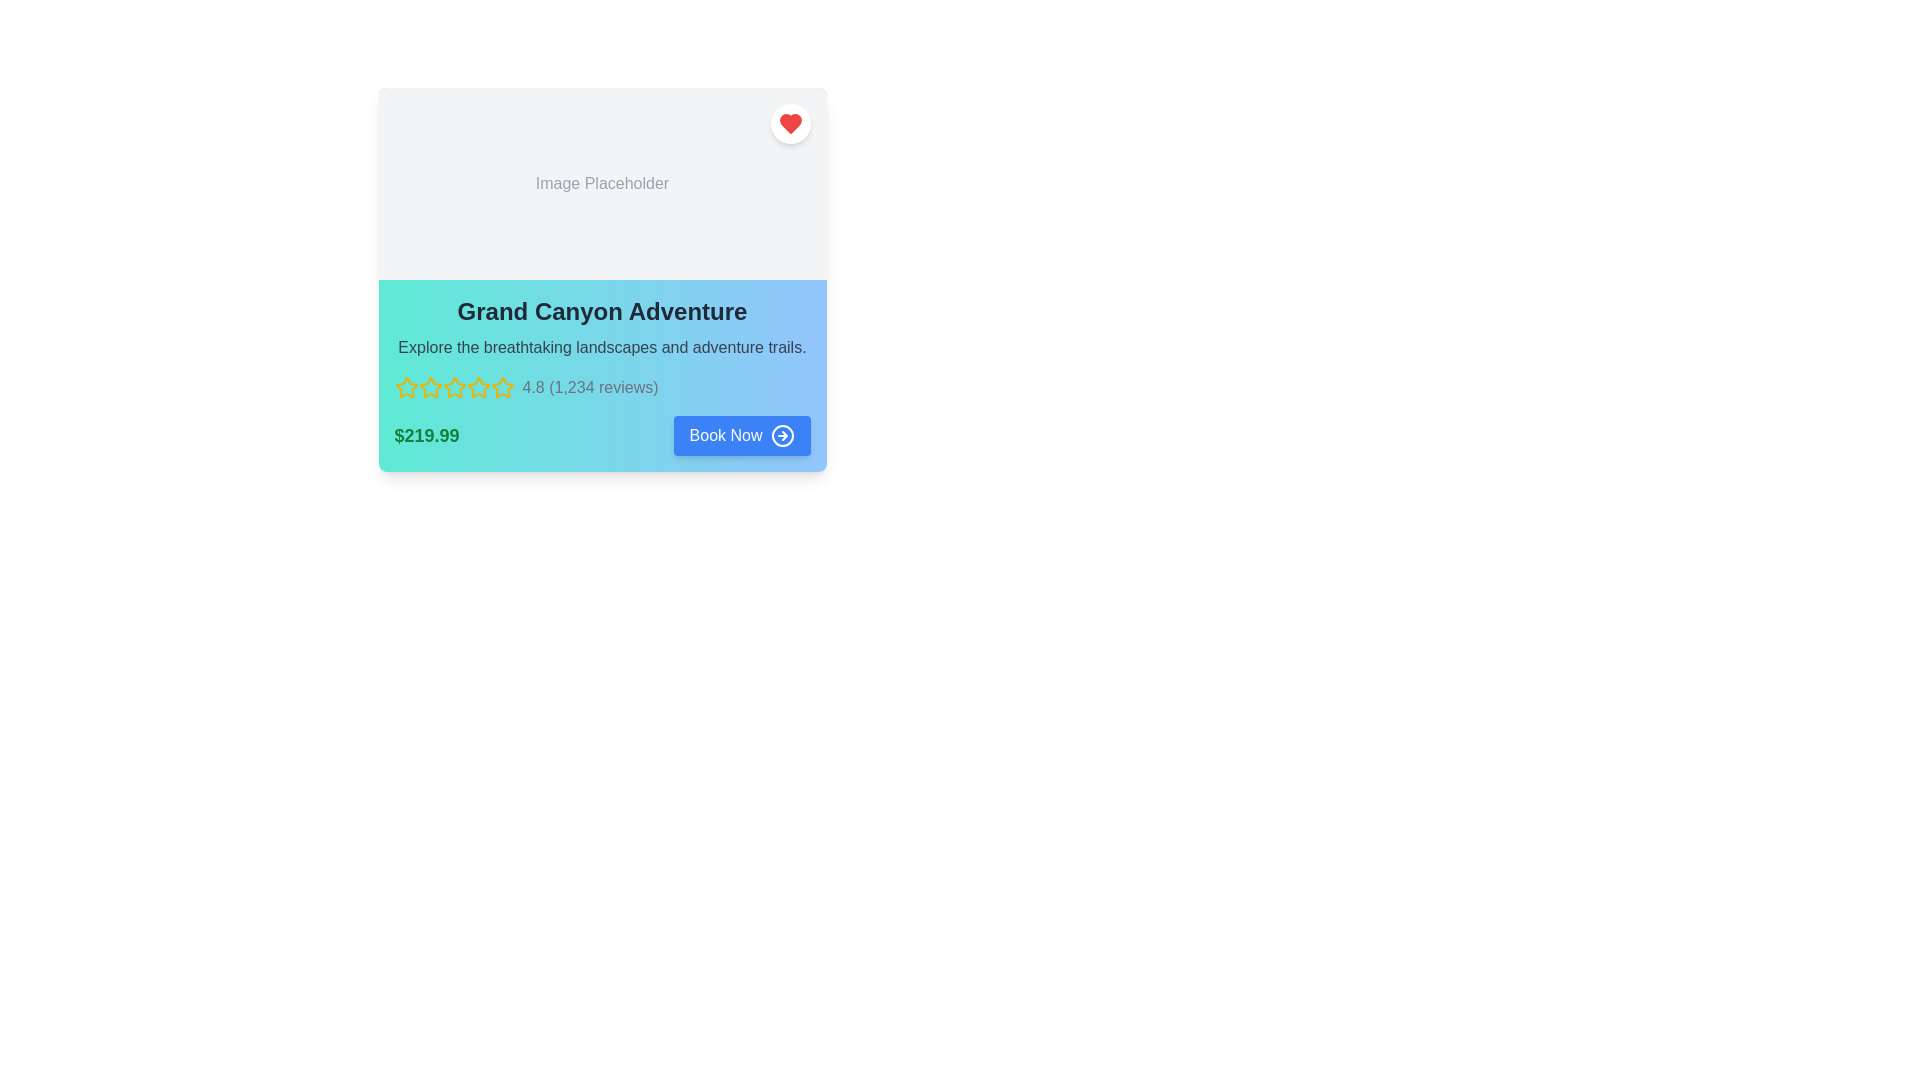 This screenshot has width=1920, height=1080. What do you see at coordinates (429, 386) in the screenshot?
I see `the first star in the five-star rating system to rate the item` at bounding box center [429, 386].